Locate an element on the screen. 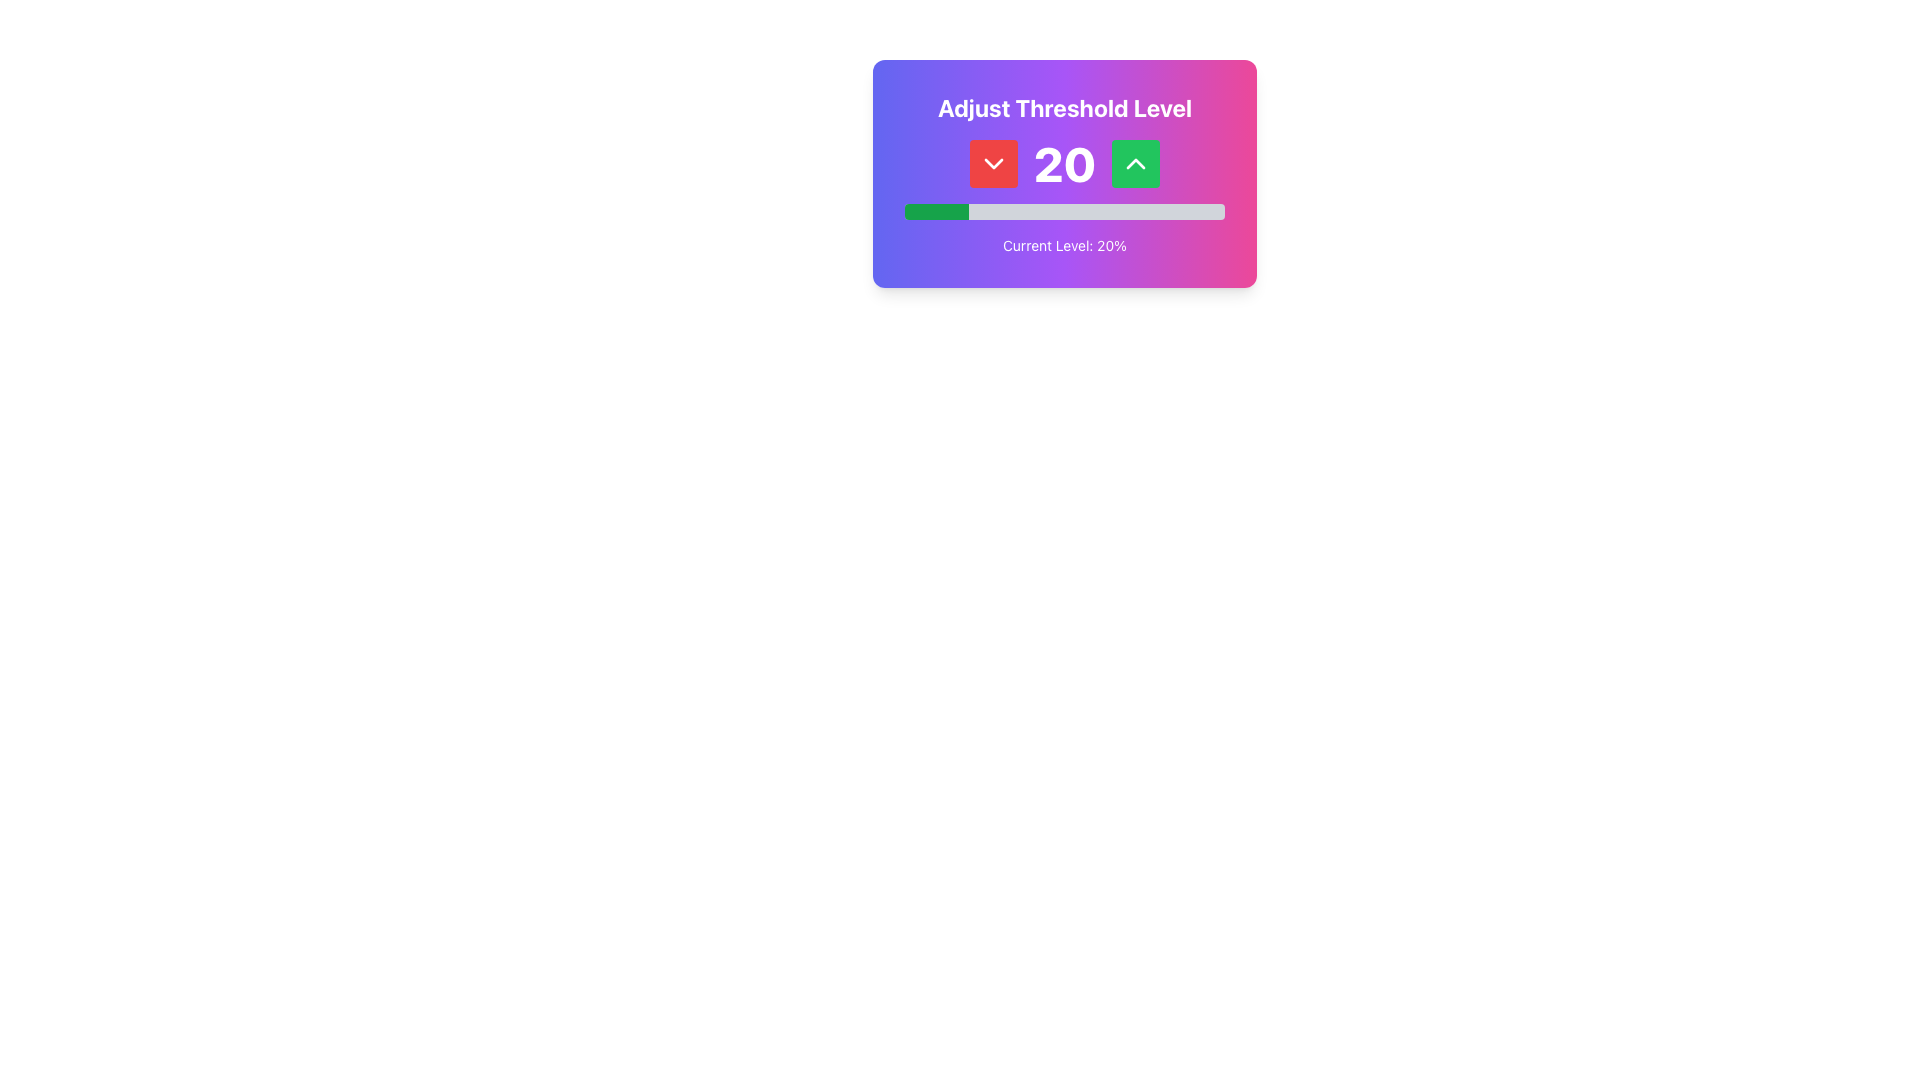 This screenshot has width=1920, height=1080. the large-sized text displaying the number '20' in bold white font, which is centrally positioned within a gradient background box is located at coordinates (1064, 163).